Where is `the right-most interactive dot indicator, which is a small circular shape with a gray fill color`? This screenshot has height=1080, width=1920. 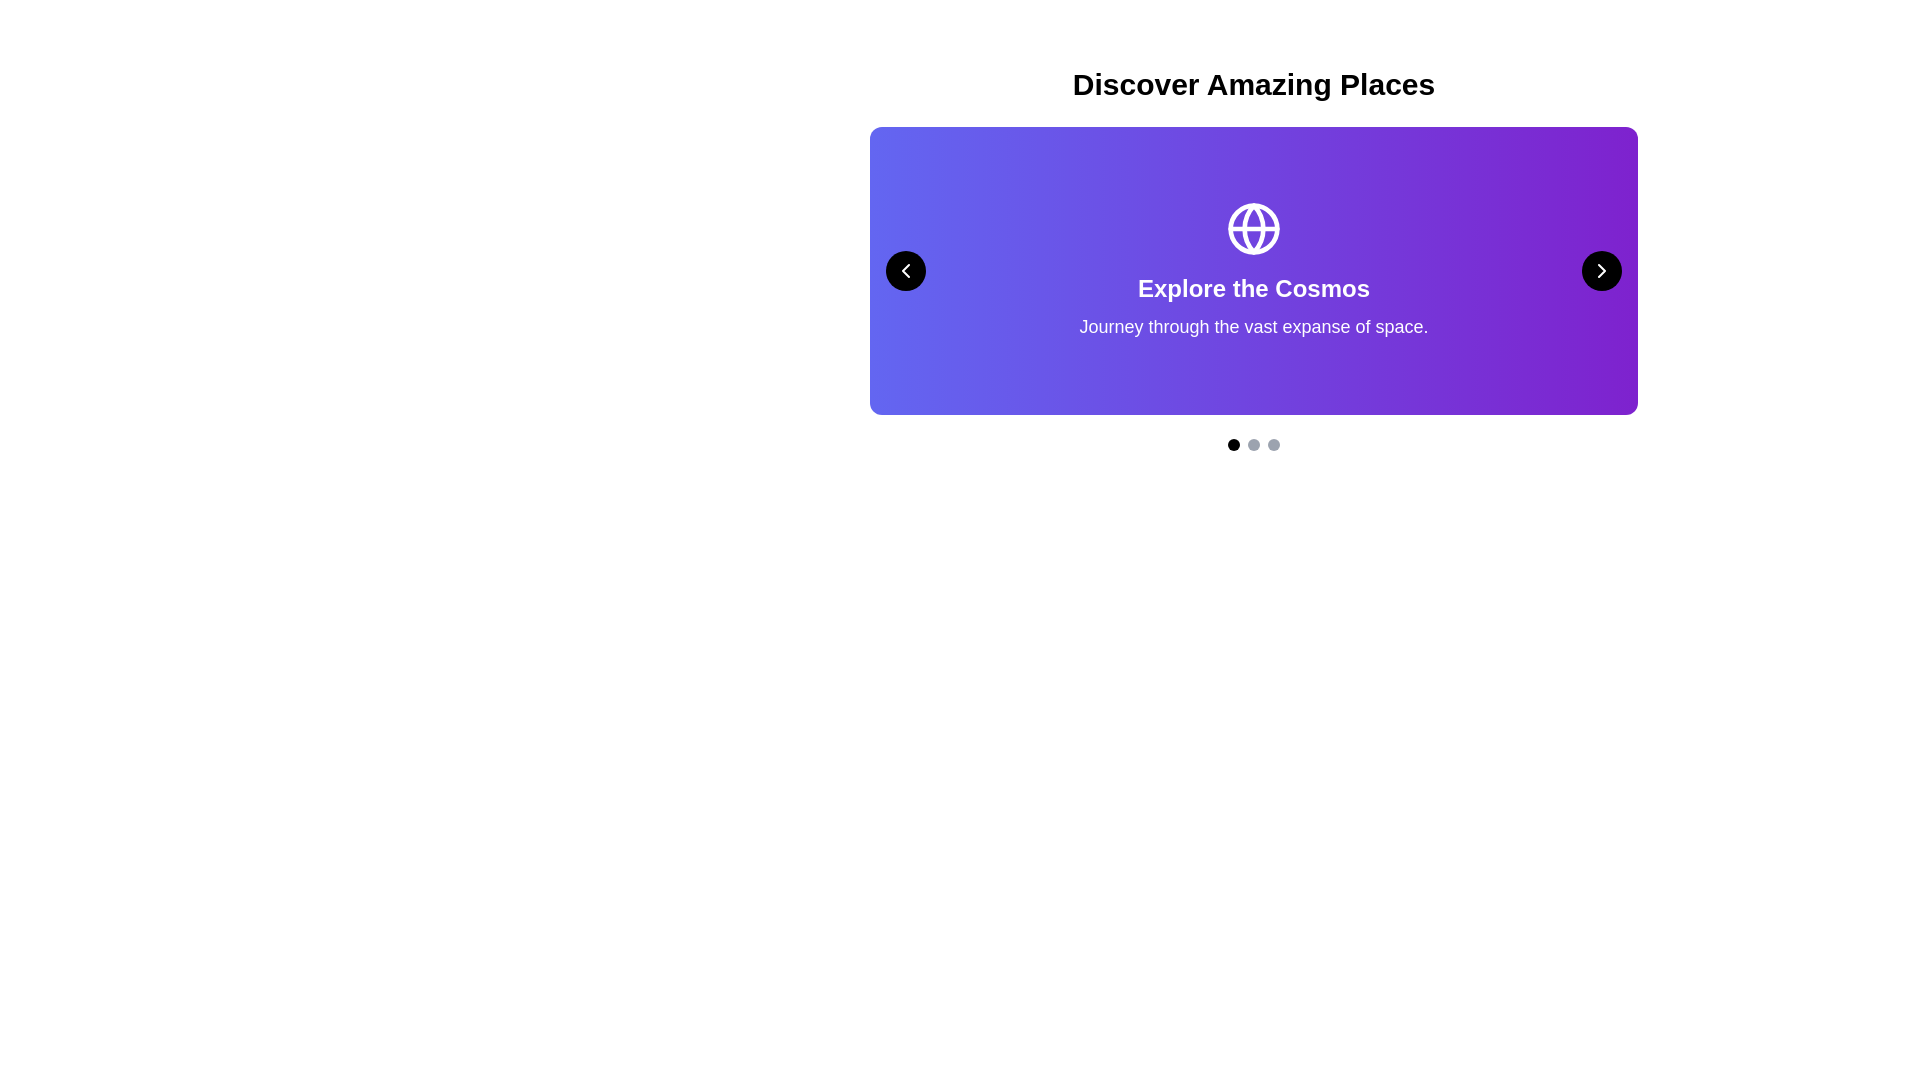 the right-most interactive dot indicator, which is a small circular shape with a gray fill color is located at coordinates (1272, 443).